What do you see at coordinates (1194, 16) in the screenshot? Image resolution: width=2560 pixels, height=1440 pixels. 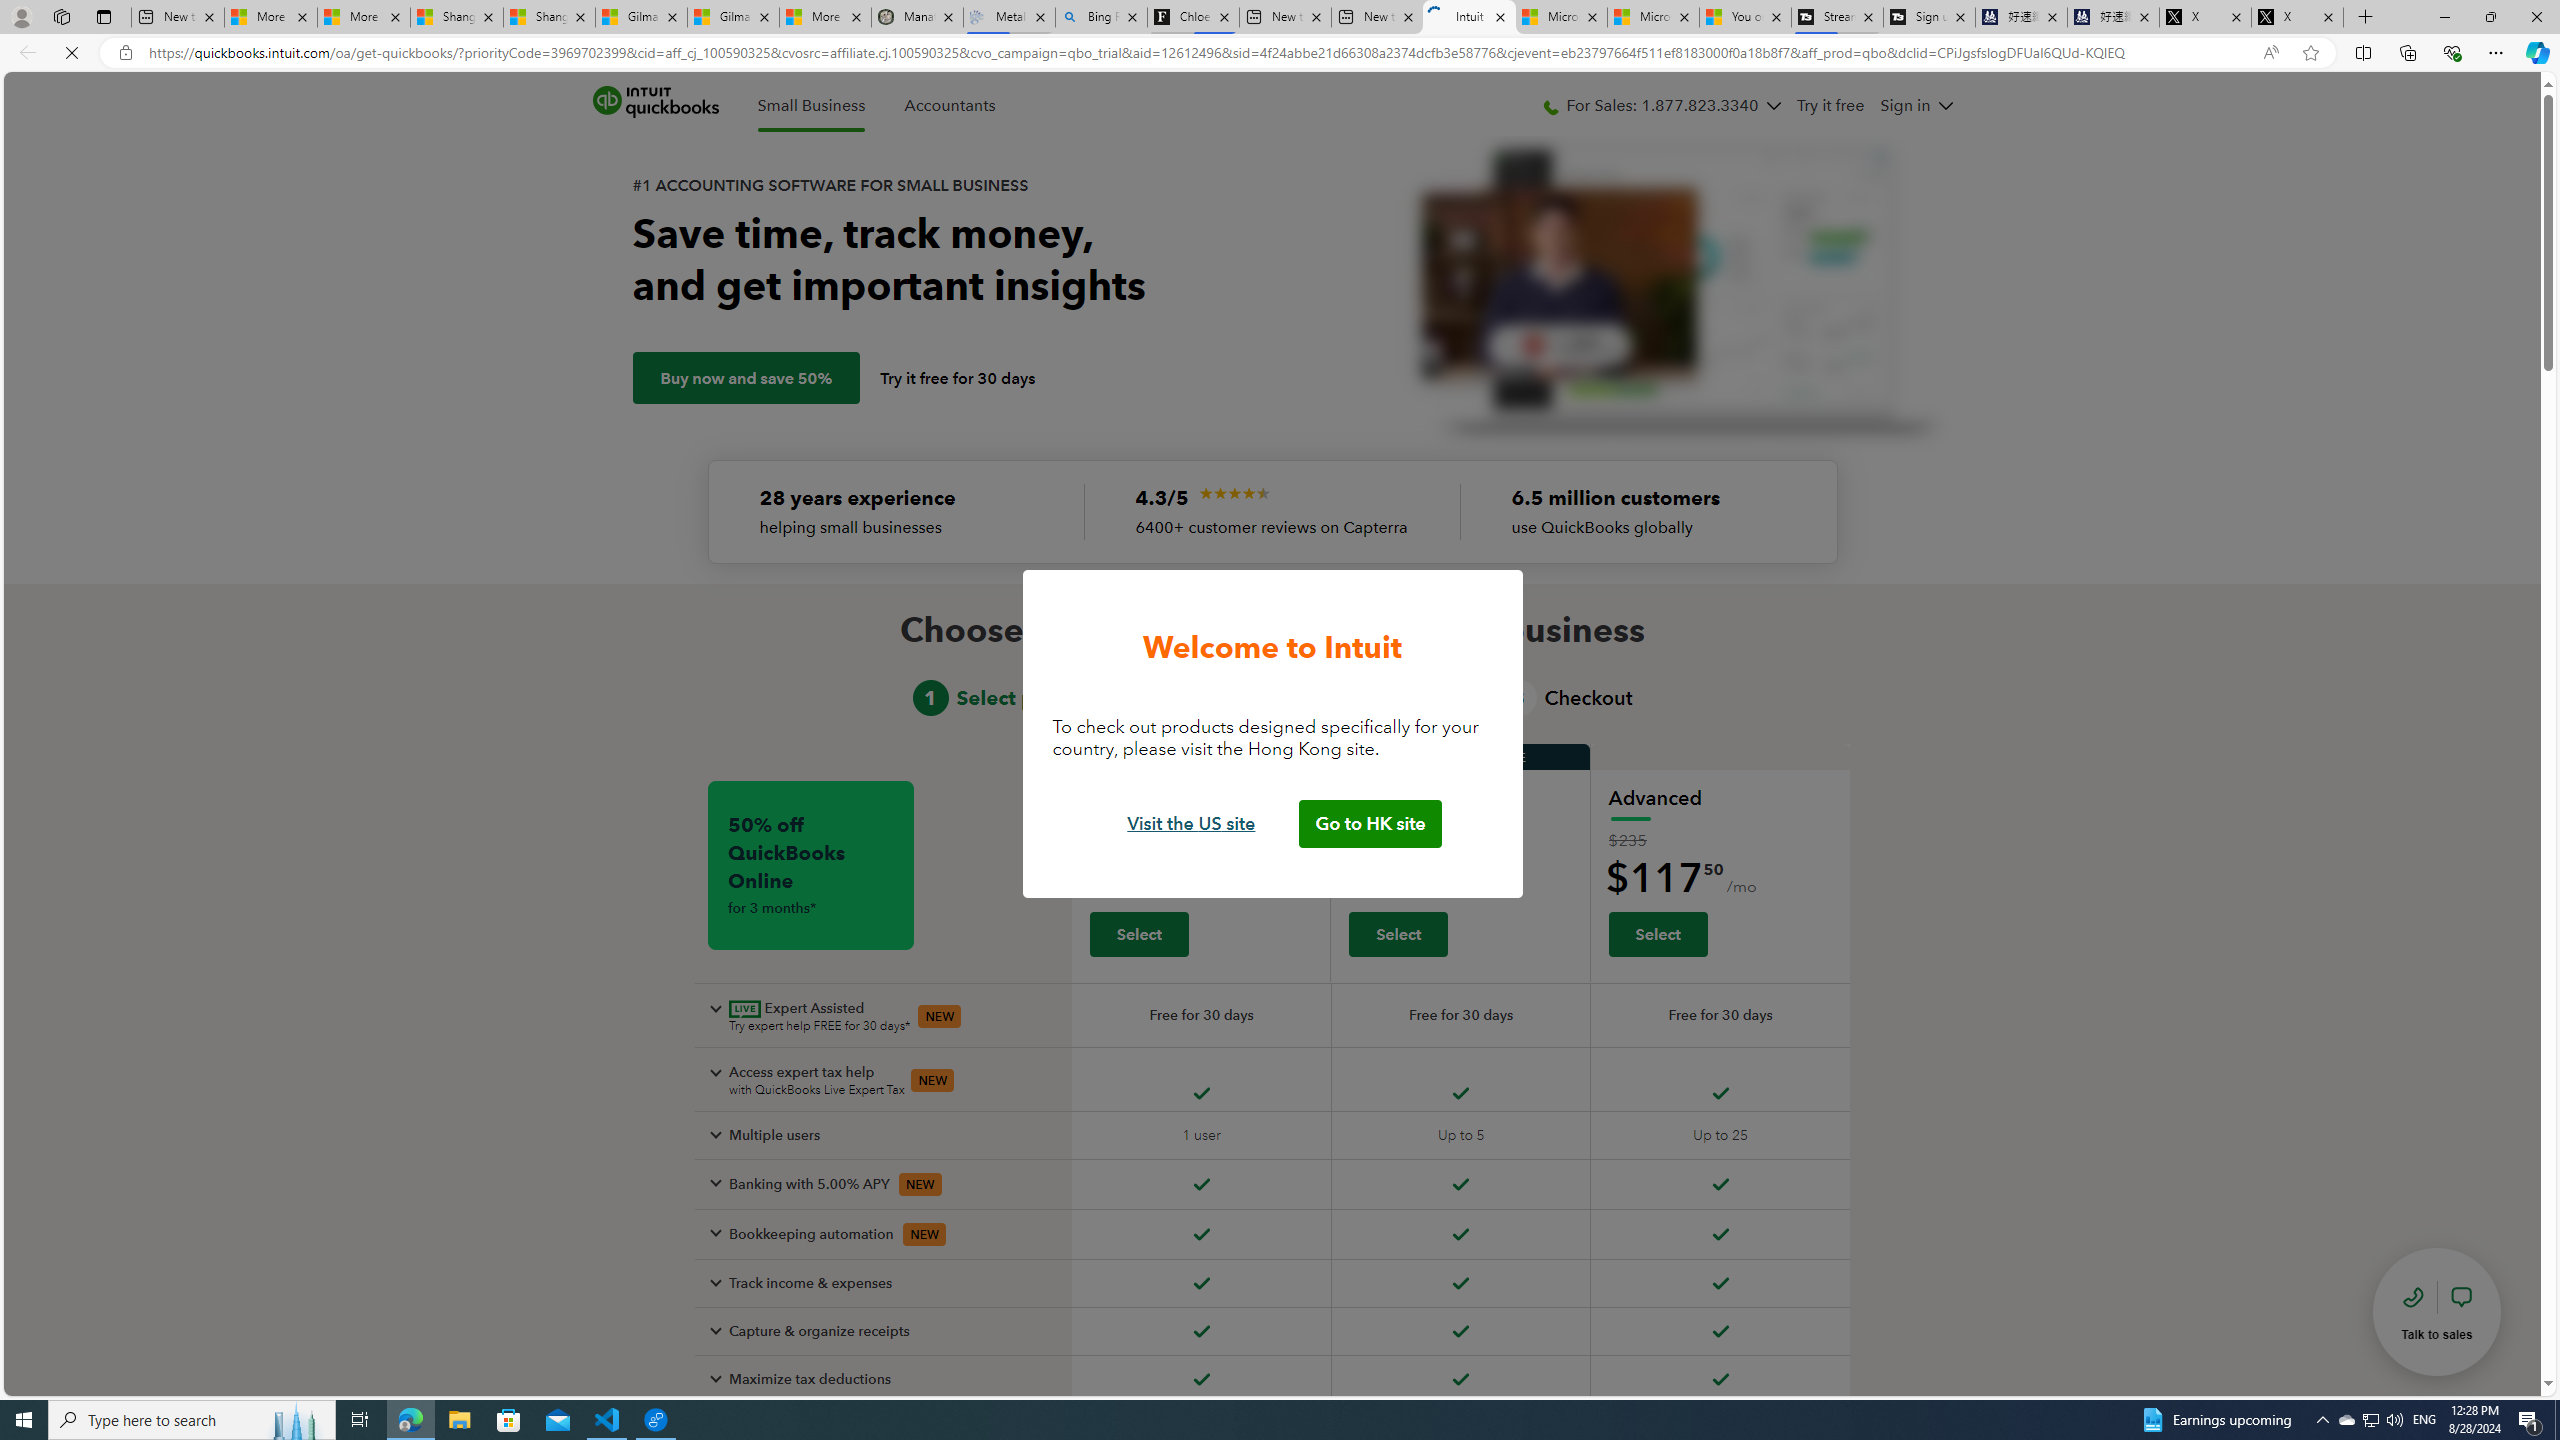 I see `'Chloe Sorvino'` at bounding box center [1194, 16].